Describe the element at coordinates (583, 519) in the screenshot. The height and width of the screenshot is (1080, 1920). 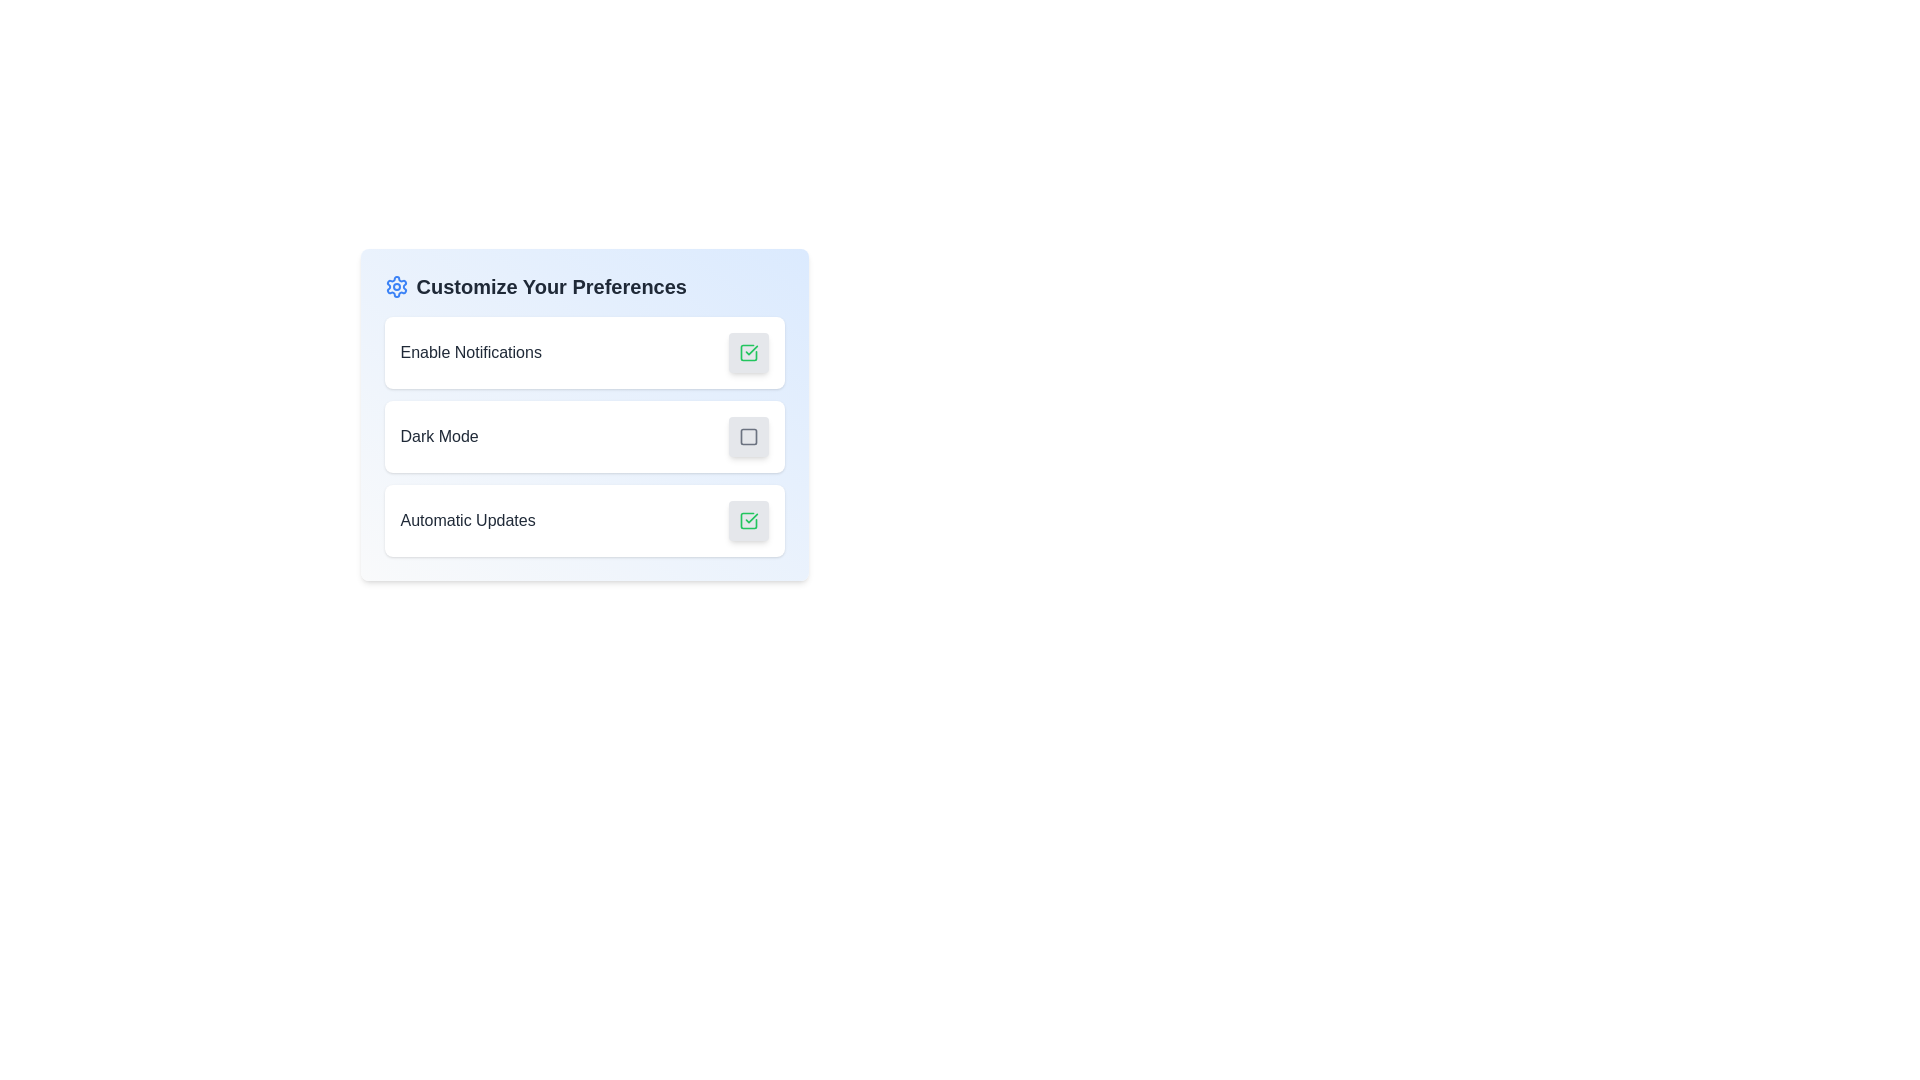
I see `the Interactive Option Box labeled 'Automatic Updates'` at that location.